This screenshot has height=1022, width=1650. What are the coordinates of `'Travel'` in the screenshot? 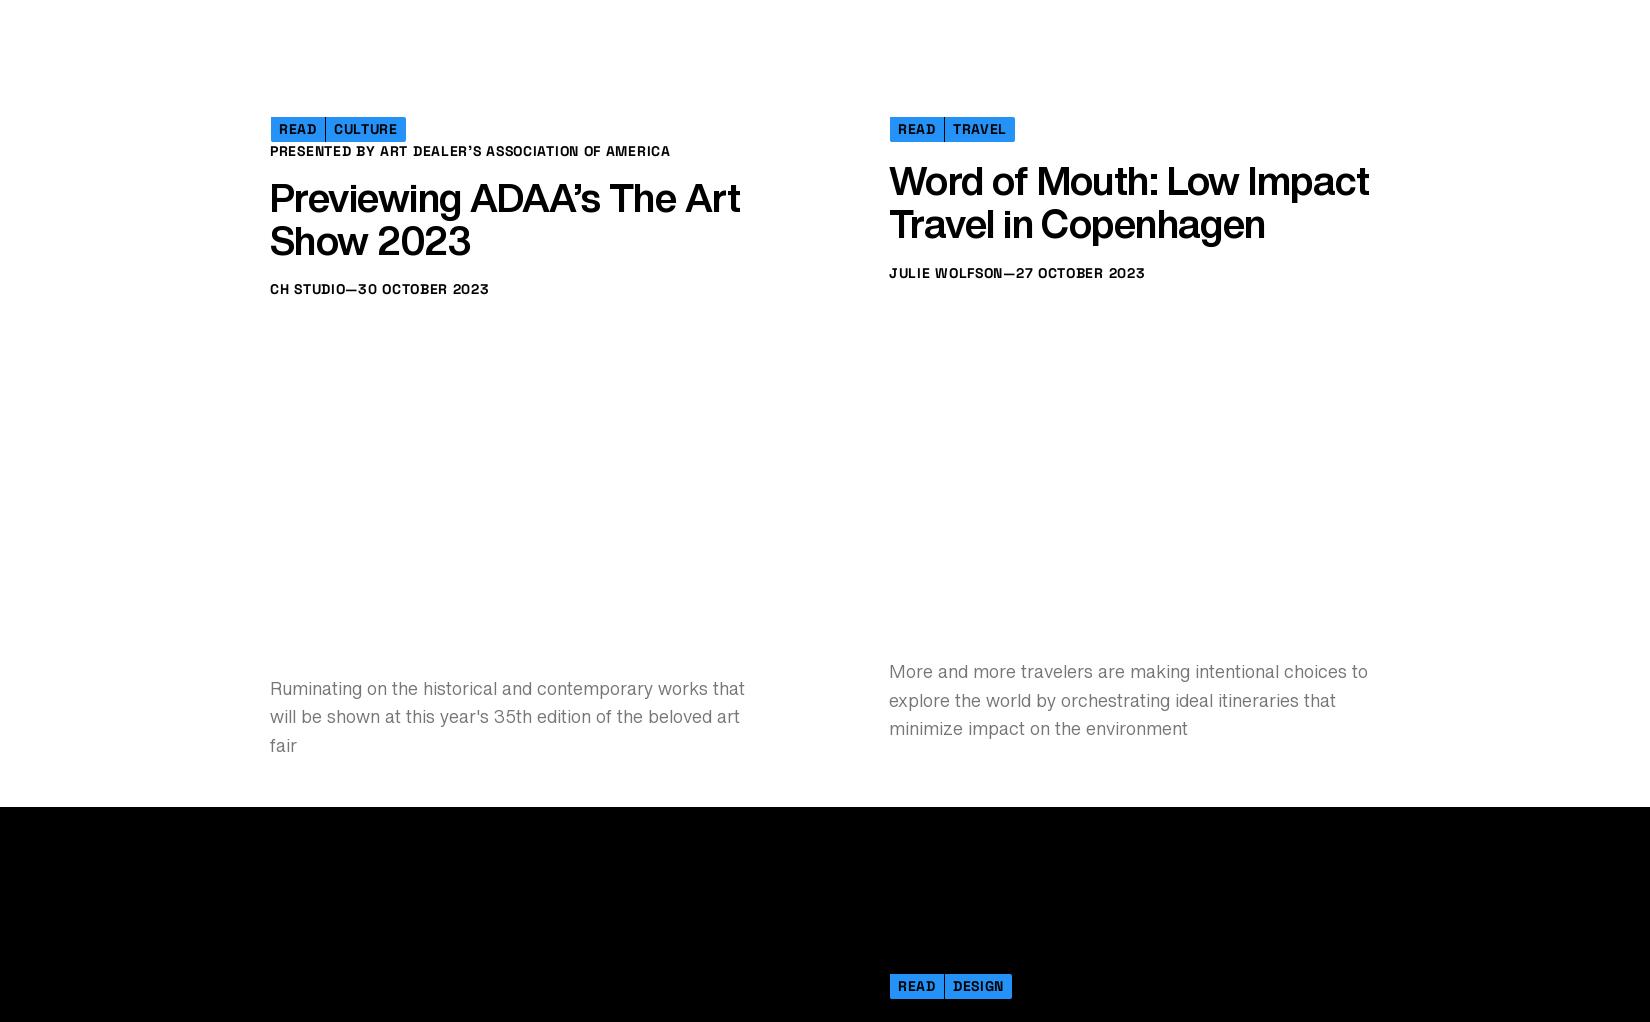 It's located at (952, 466).